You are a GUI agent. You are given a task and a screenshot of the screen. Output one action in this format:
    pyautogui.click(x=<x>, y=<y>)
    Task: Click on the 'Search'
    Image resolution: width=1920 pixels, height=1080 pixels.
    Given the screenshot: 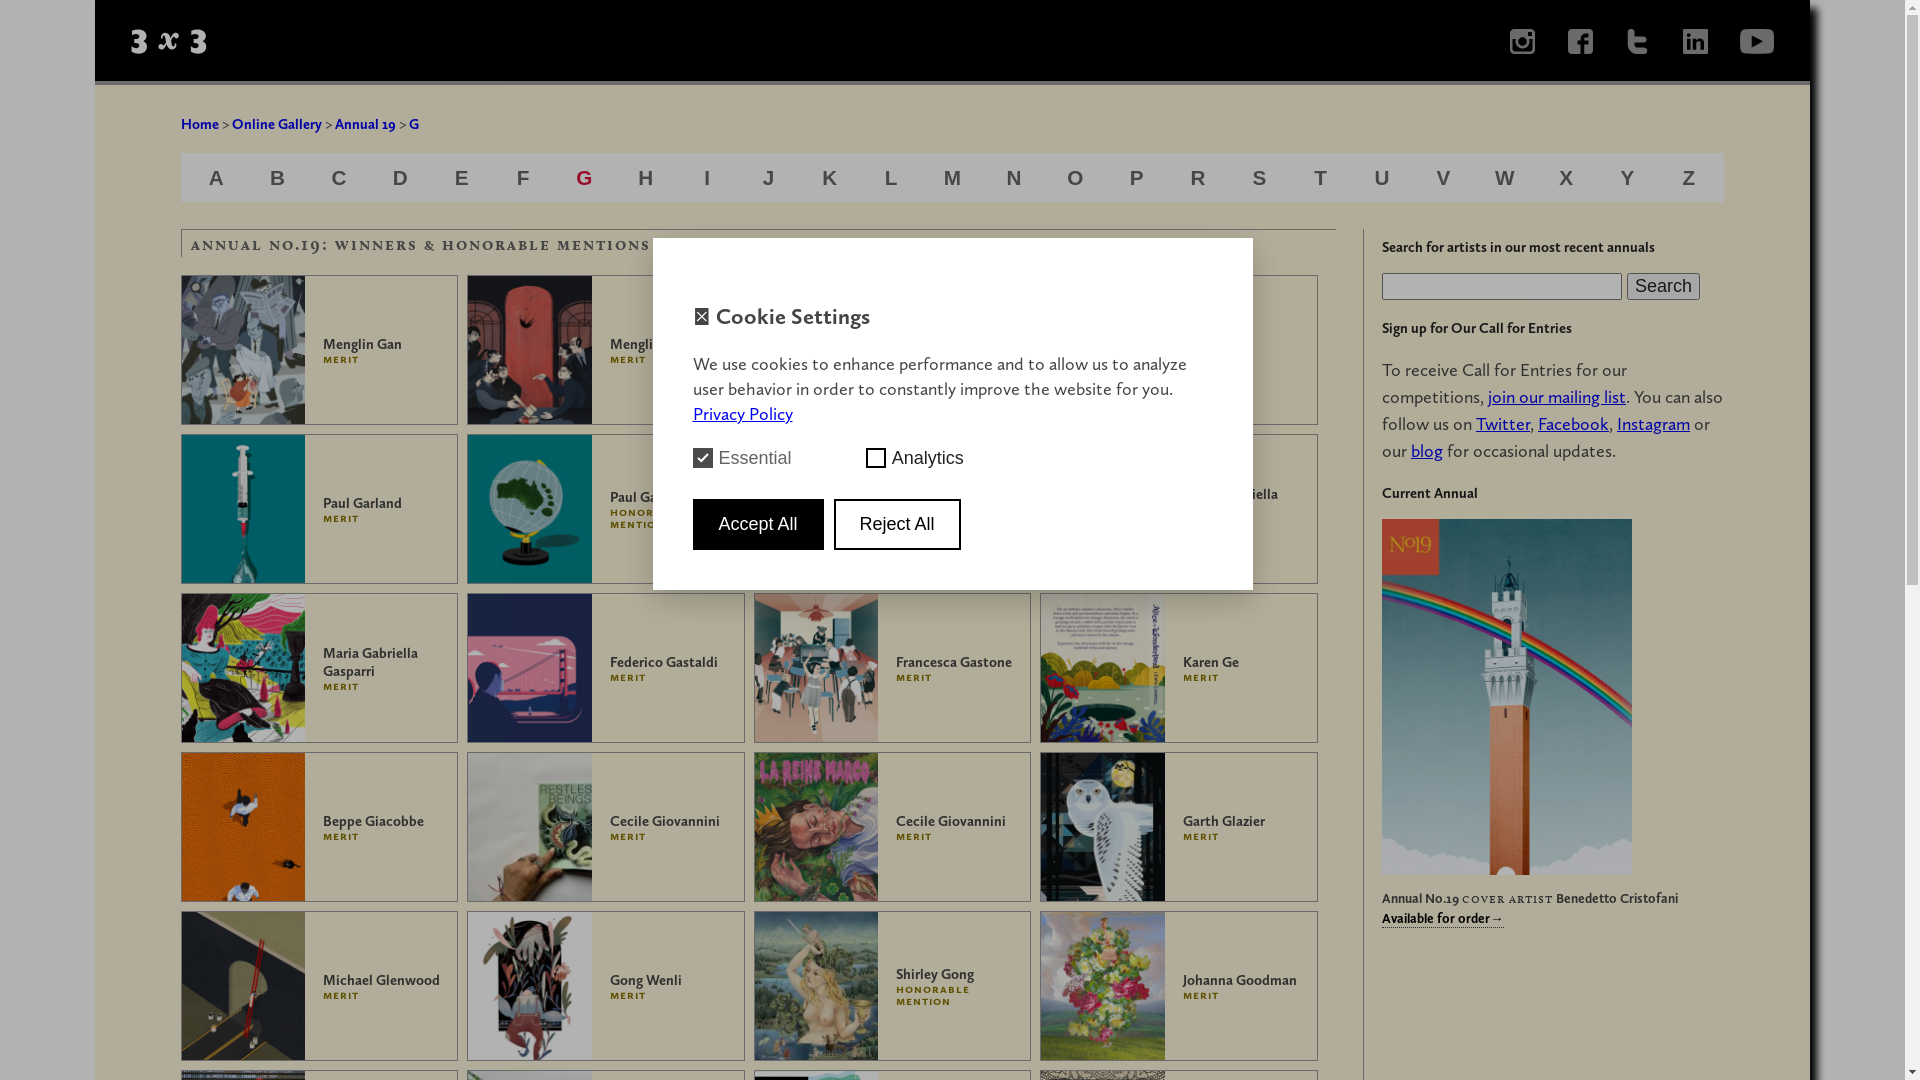 What is the action you would take?
    pyautogui.click(x=1663, y=286)
    